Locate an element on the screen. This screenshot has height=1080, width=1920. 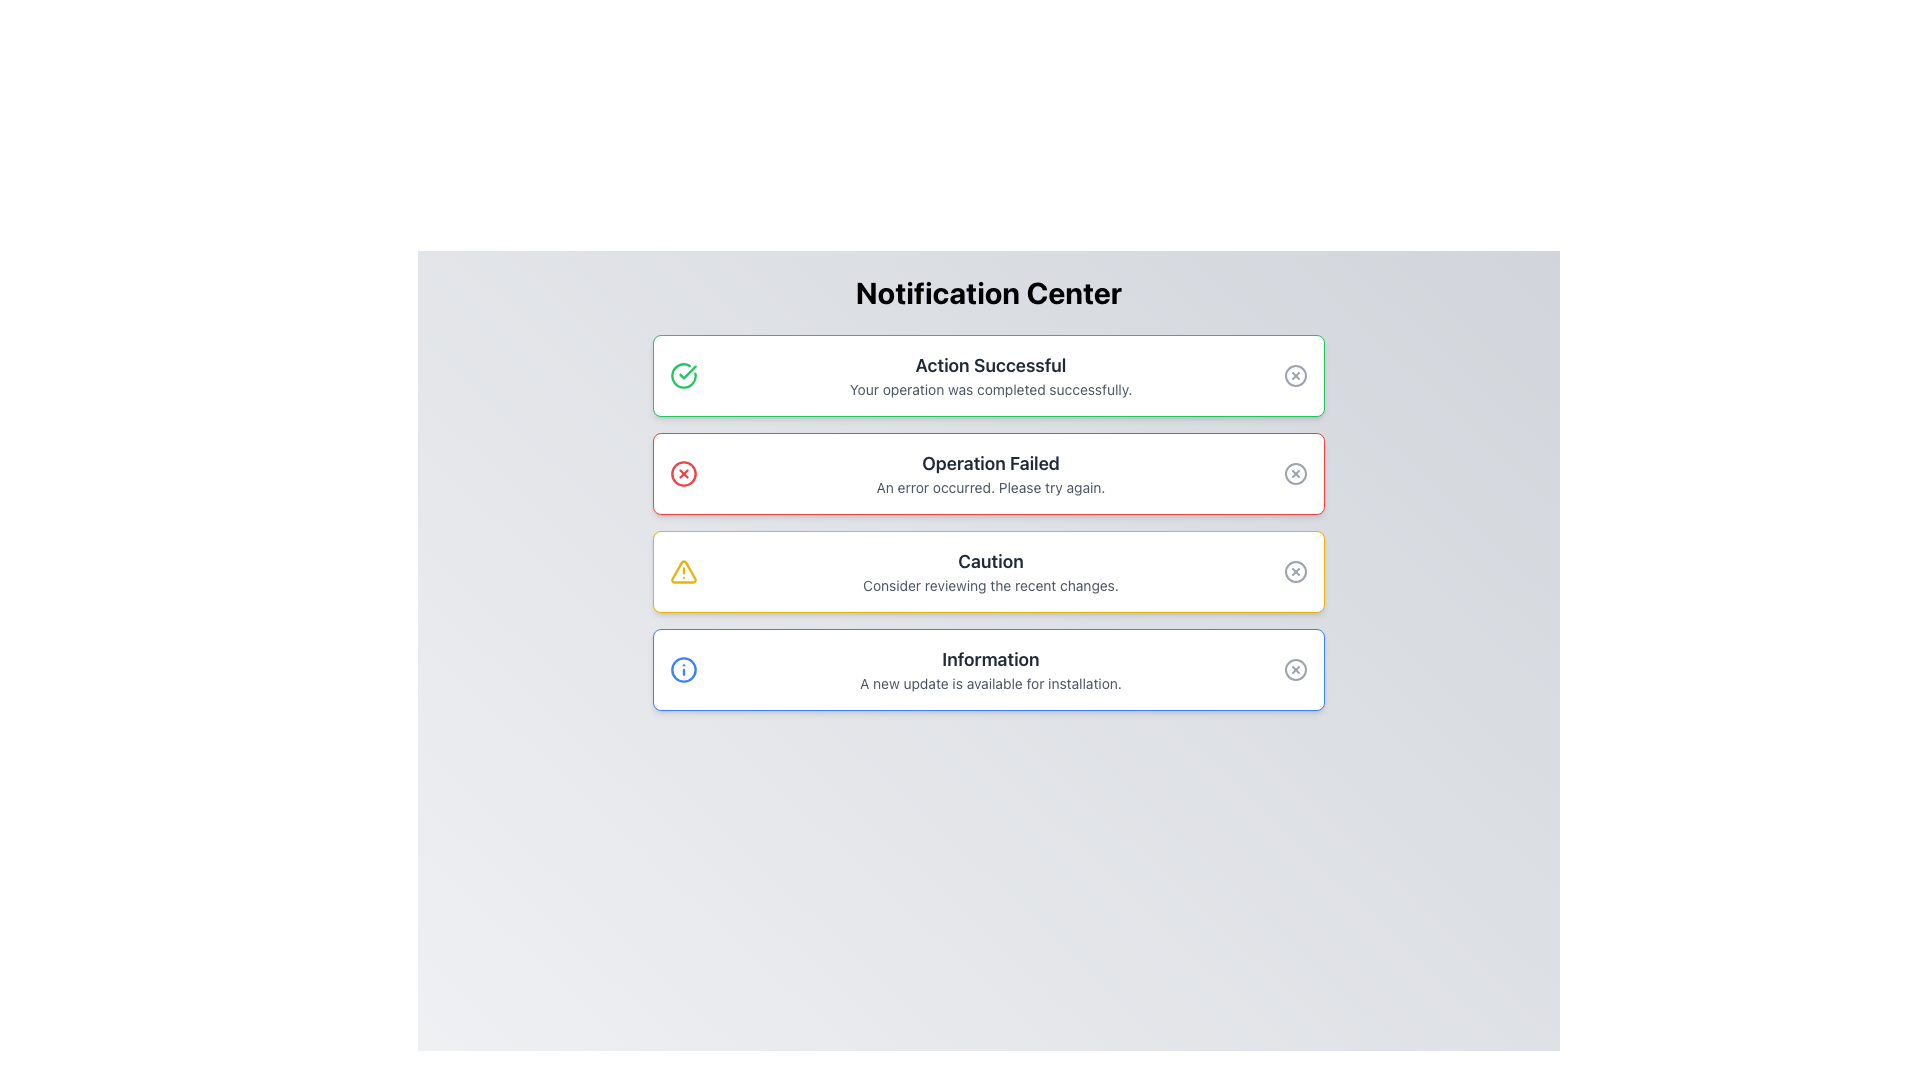
the circular button with a cross in the middle, styled in muted gray, located at the far right of the notification card displaying the text 'Information A new update is available for installation.' is located at coordinates (1296, 670).